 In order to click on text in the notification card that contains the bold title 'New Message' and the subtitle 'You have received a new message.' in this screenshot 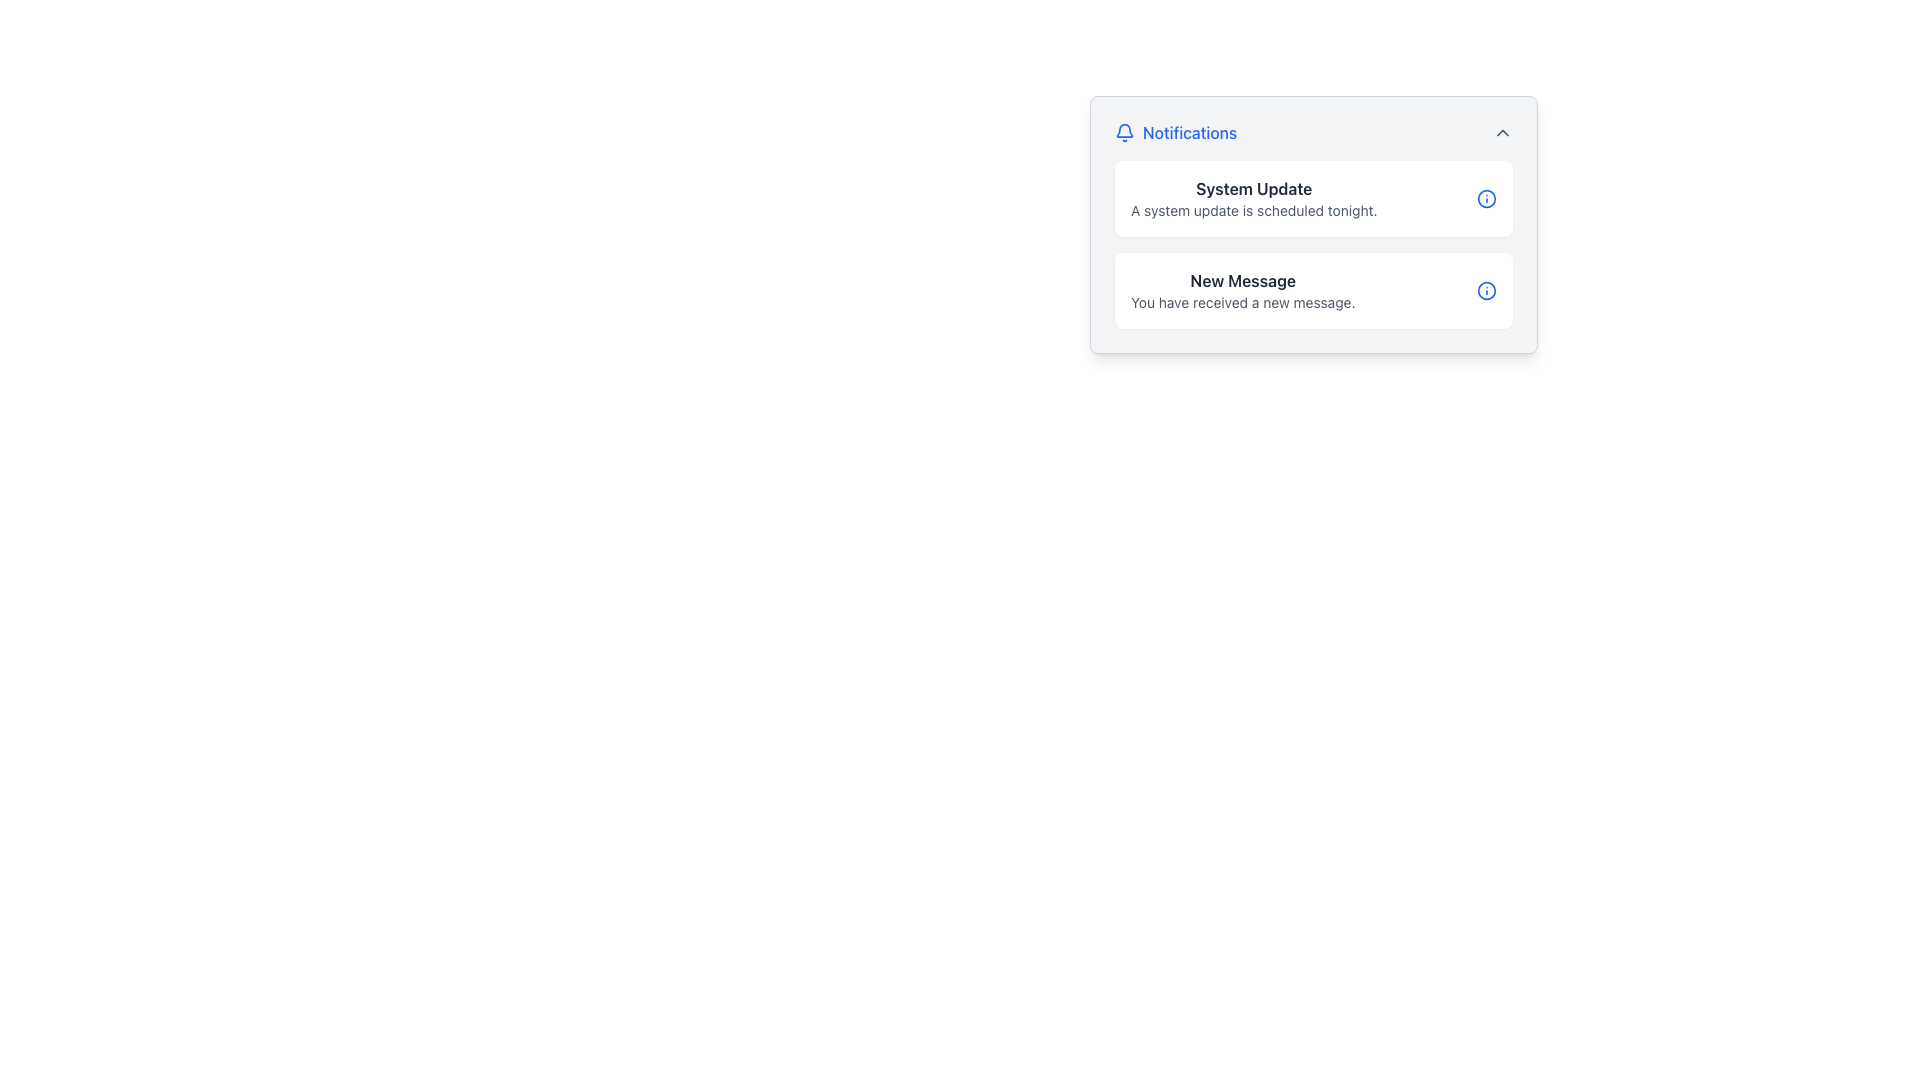, I will do `click(1242, 290)`.